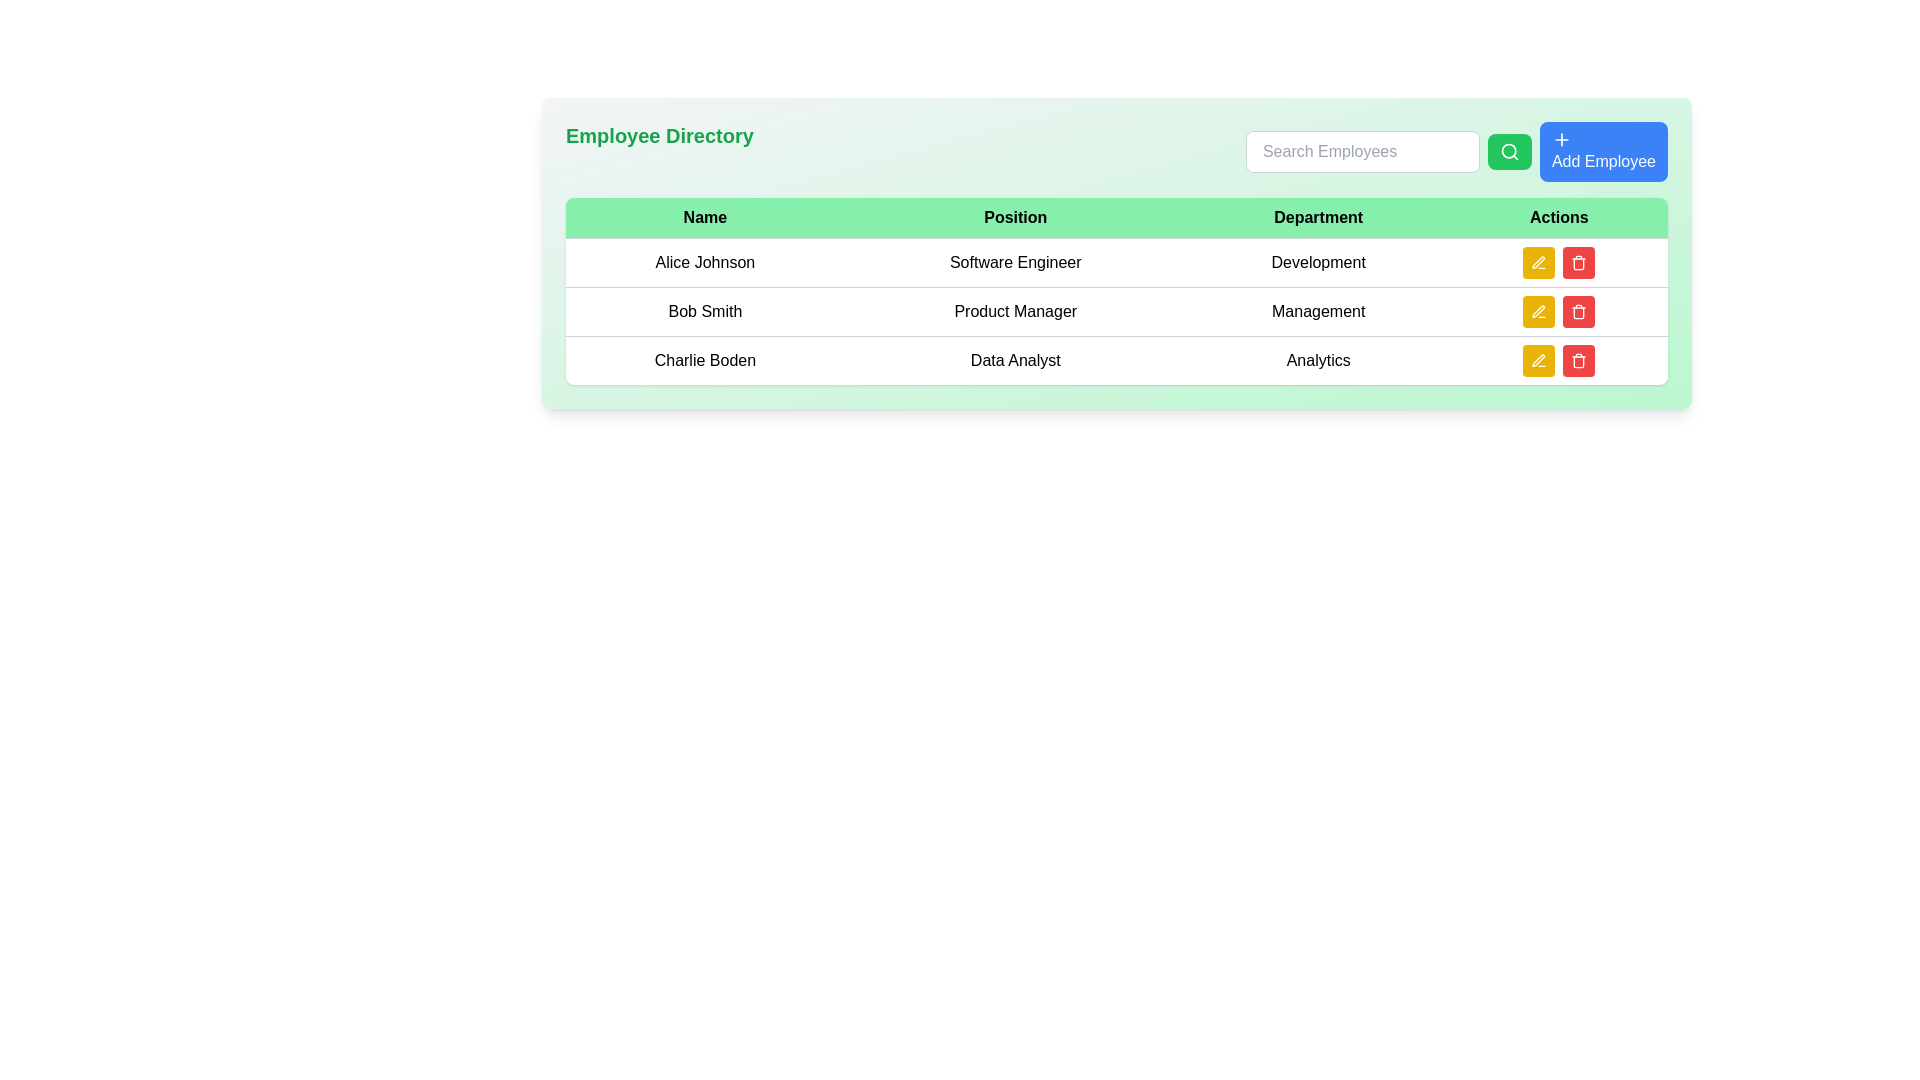 This screenshot has height=1080, width=1920. Describe the element at coordinates (1538, 311) in the screenshot. I see `the yellow pen icon button located in the 'Actions' column of the 'Management' row within the employee directory table` at that location.